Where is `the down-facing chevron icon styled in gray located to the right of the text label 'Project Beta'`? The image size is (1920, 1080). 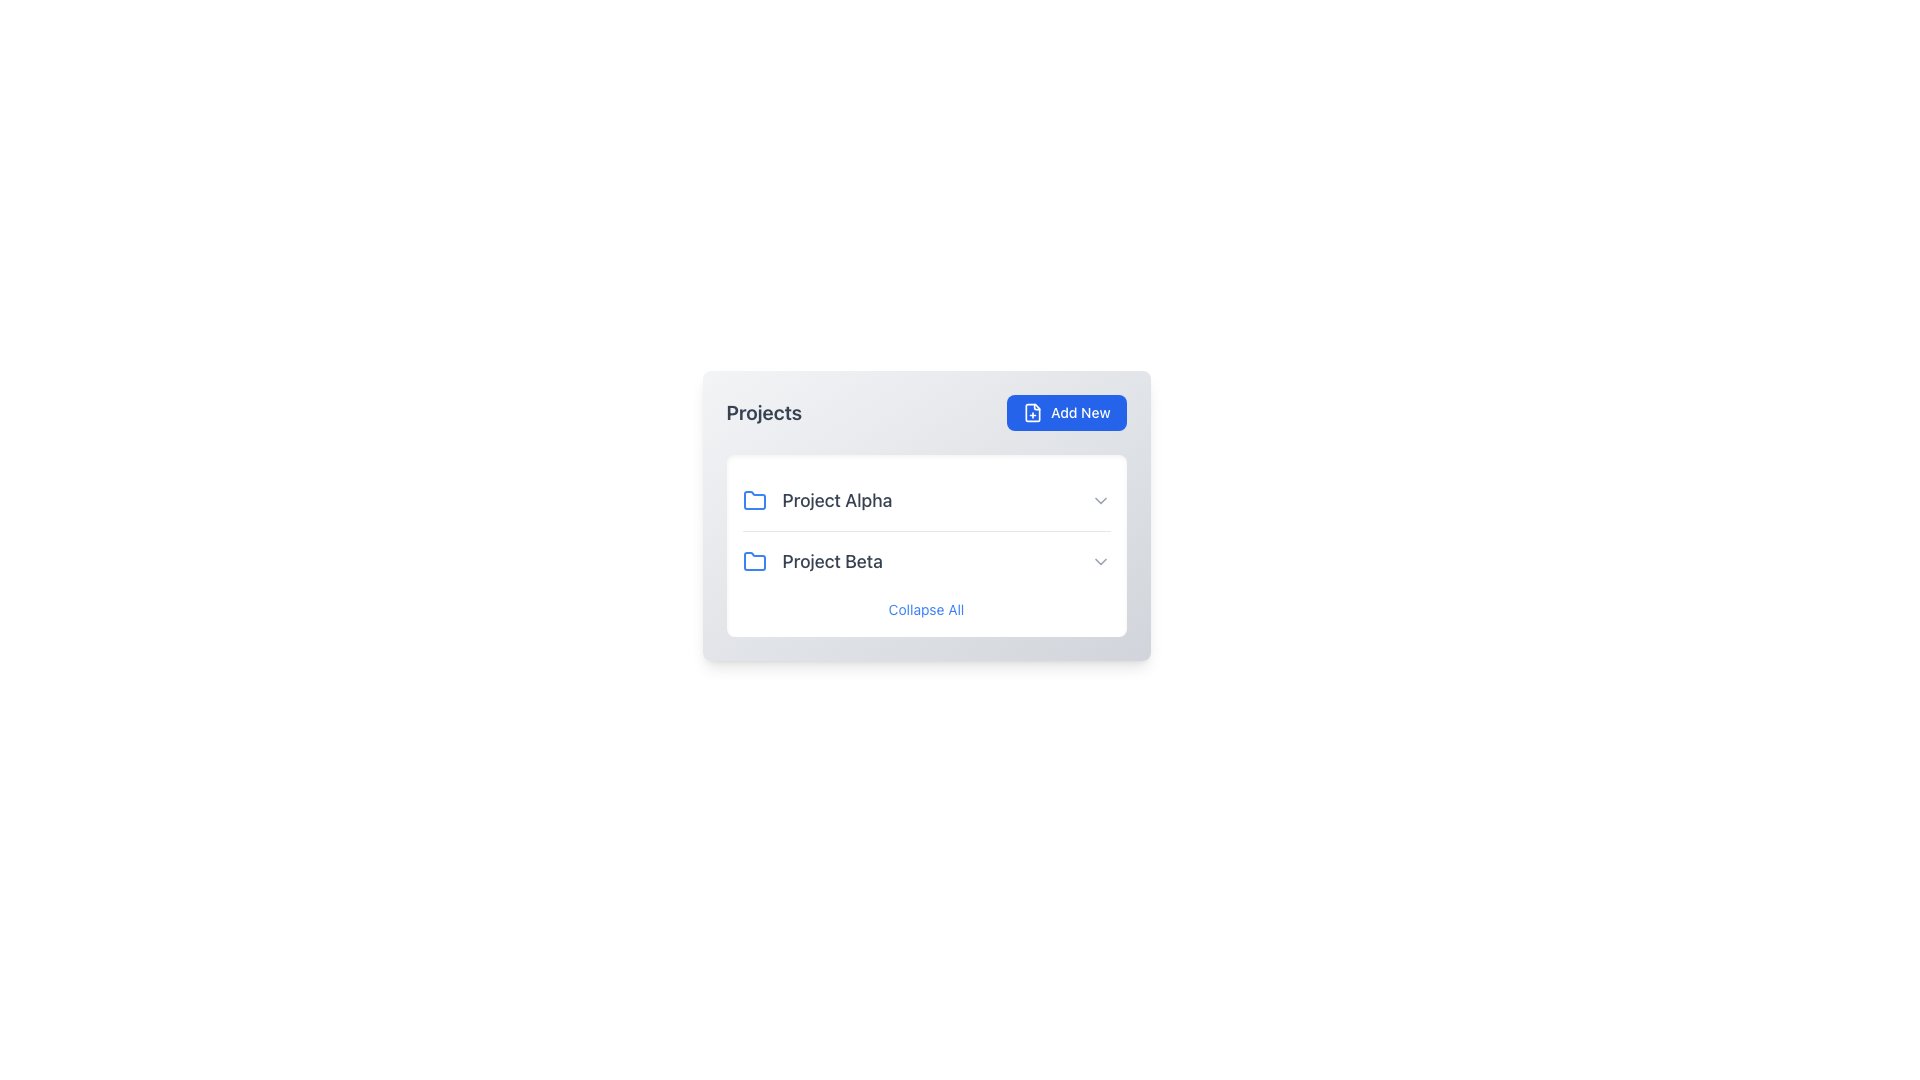 the down-facing chevron icon styled in gray located to the right of the text label 'Project Beta' is located at coordinates (1099, 562).